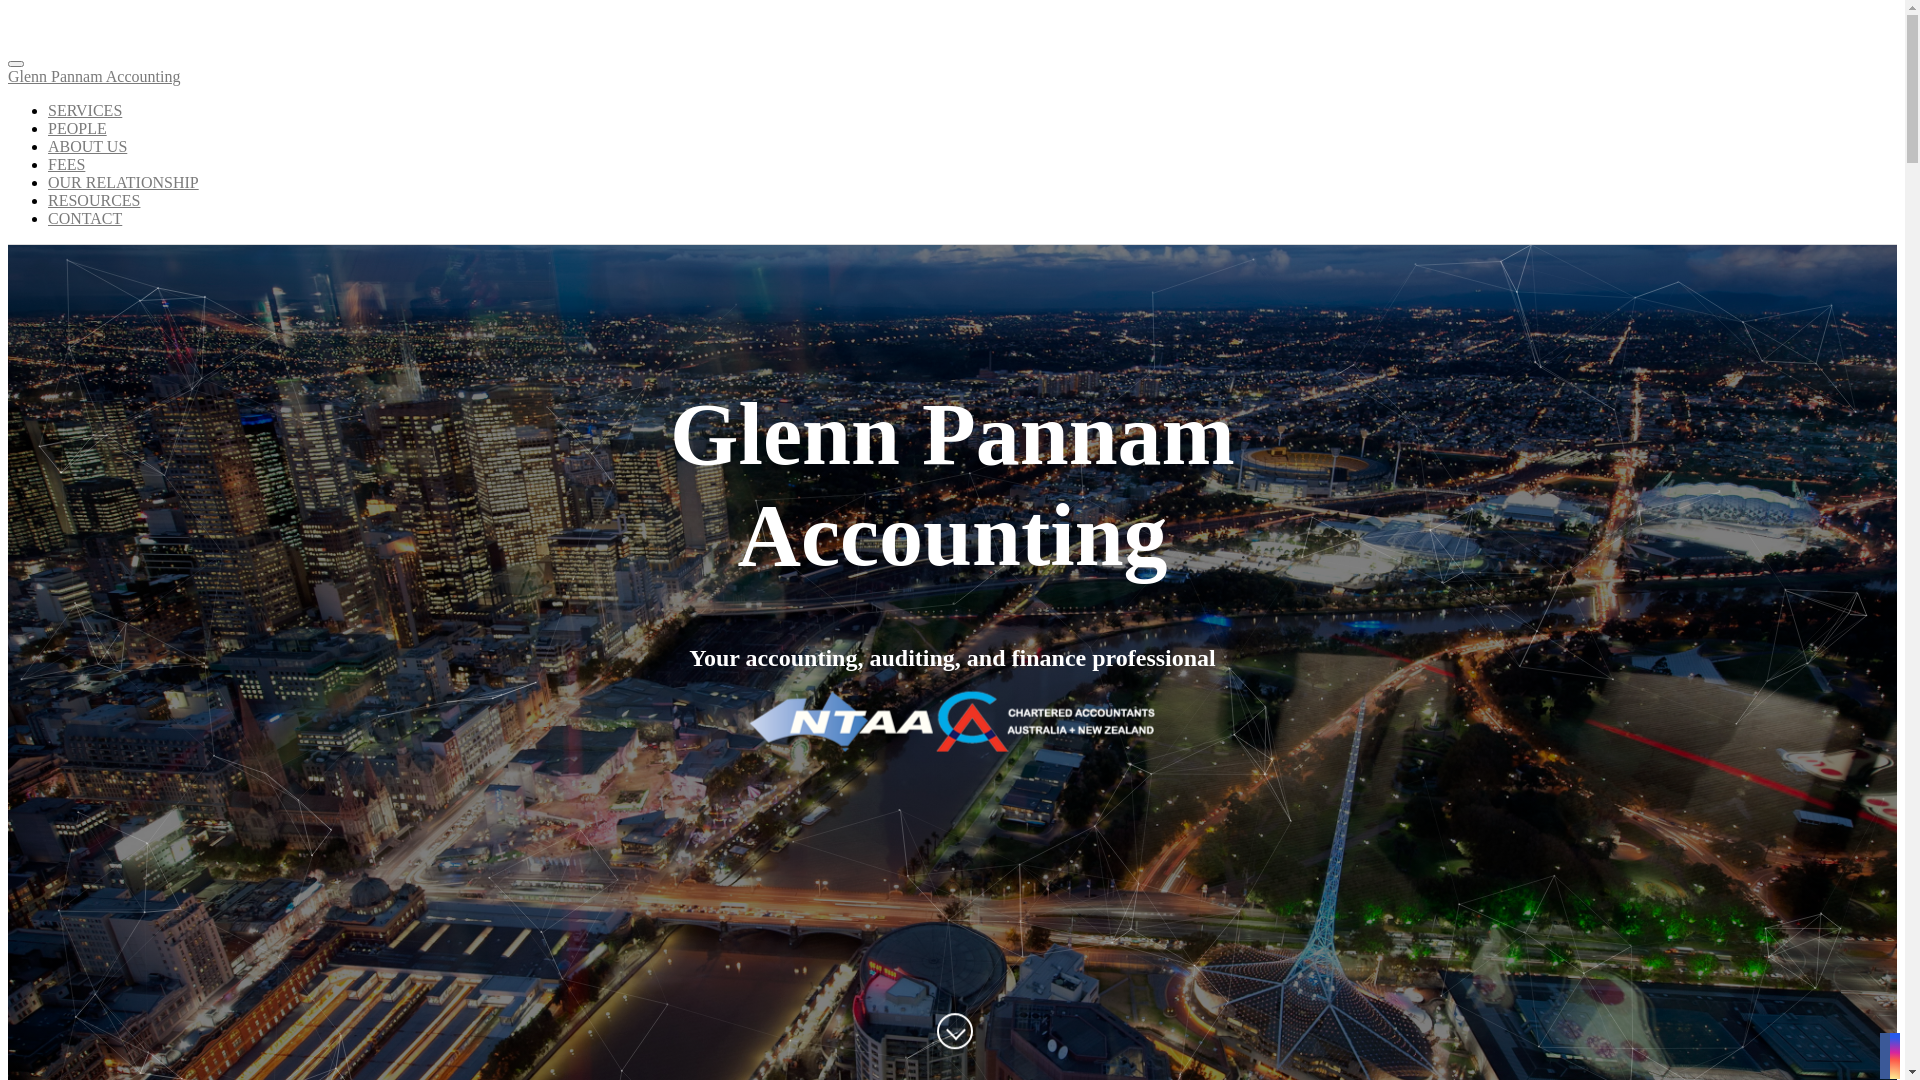  I want to click on 'Glenn Pannam Accounting', so click(951, 84).